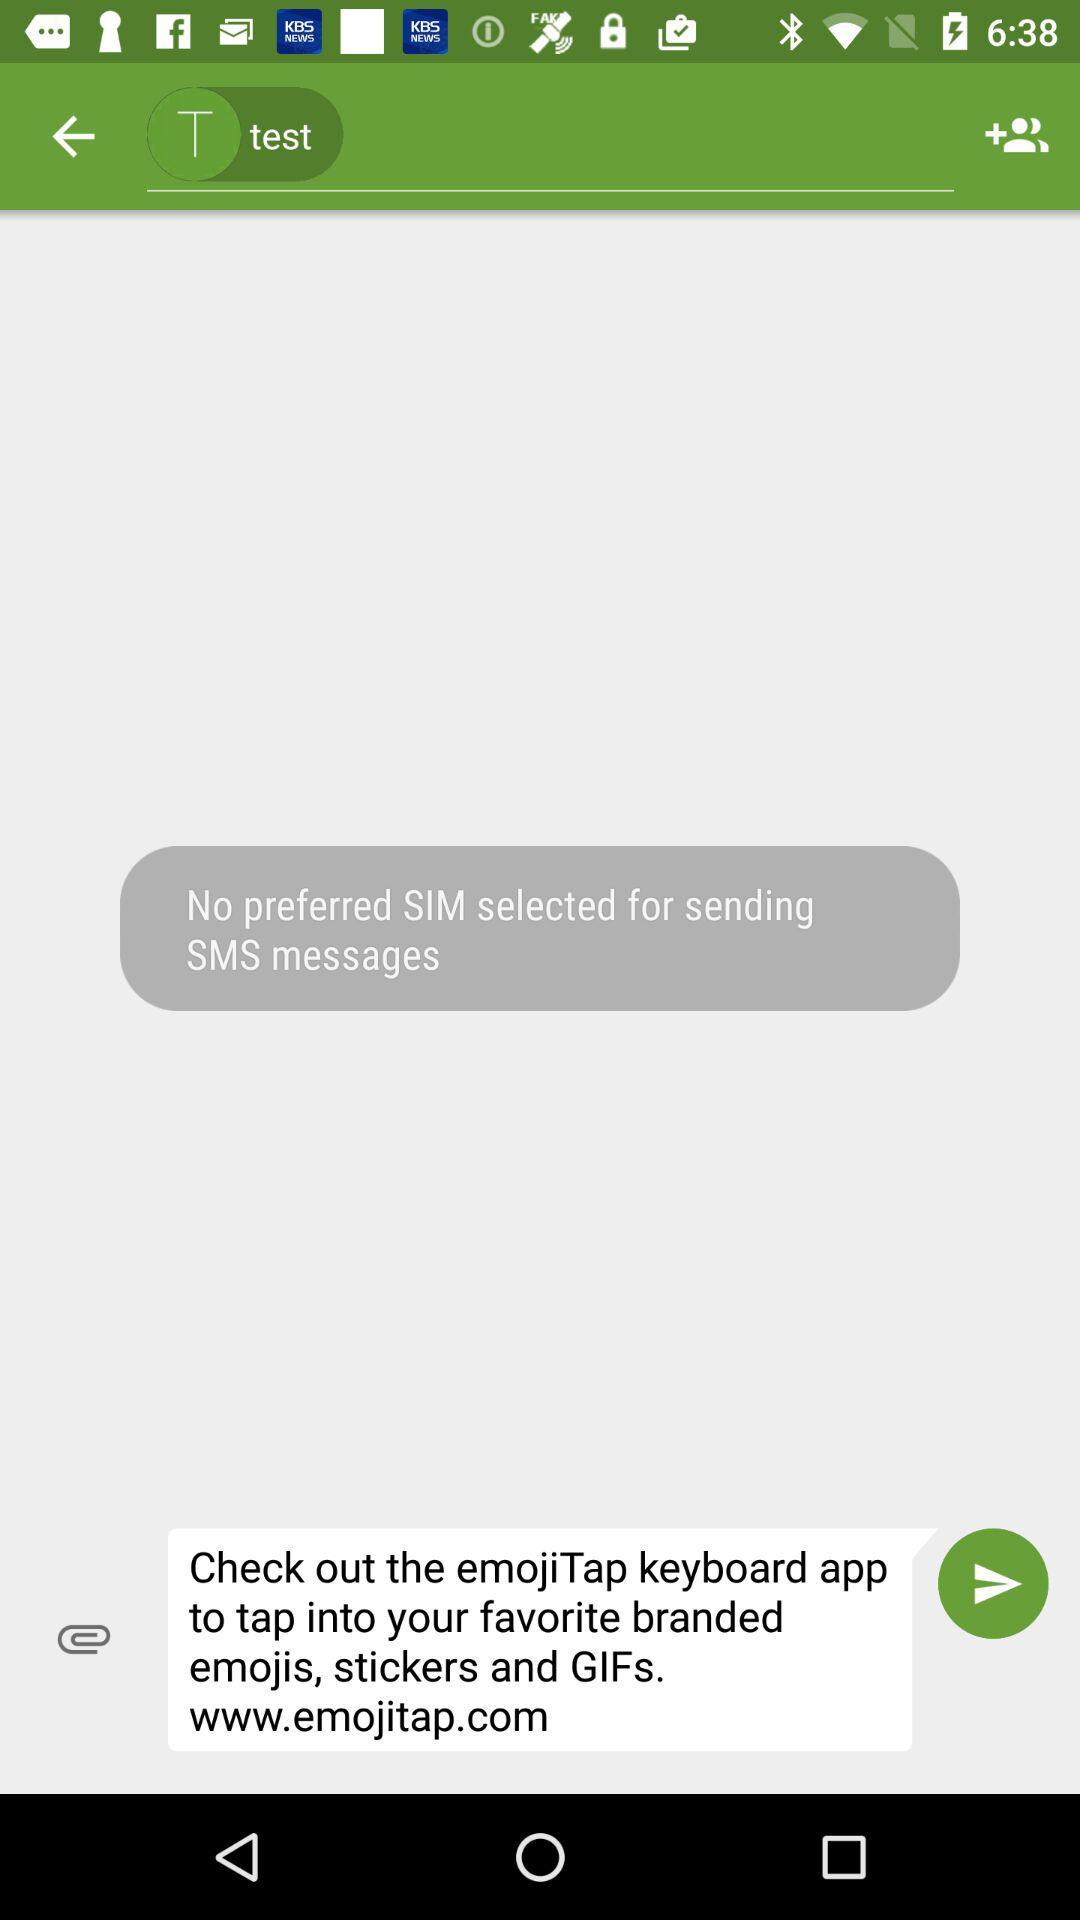  Describe the element at coordinates (550, 135) in the screenshot. I see `(415) 123-4567,  icon` at that location.